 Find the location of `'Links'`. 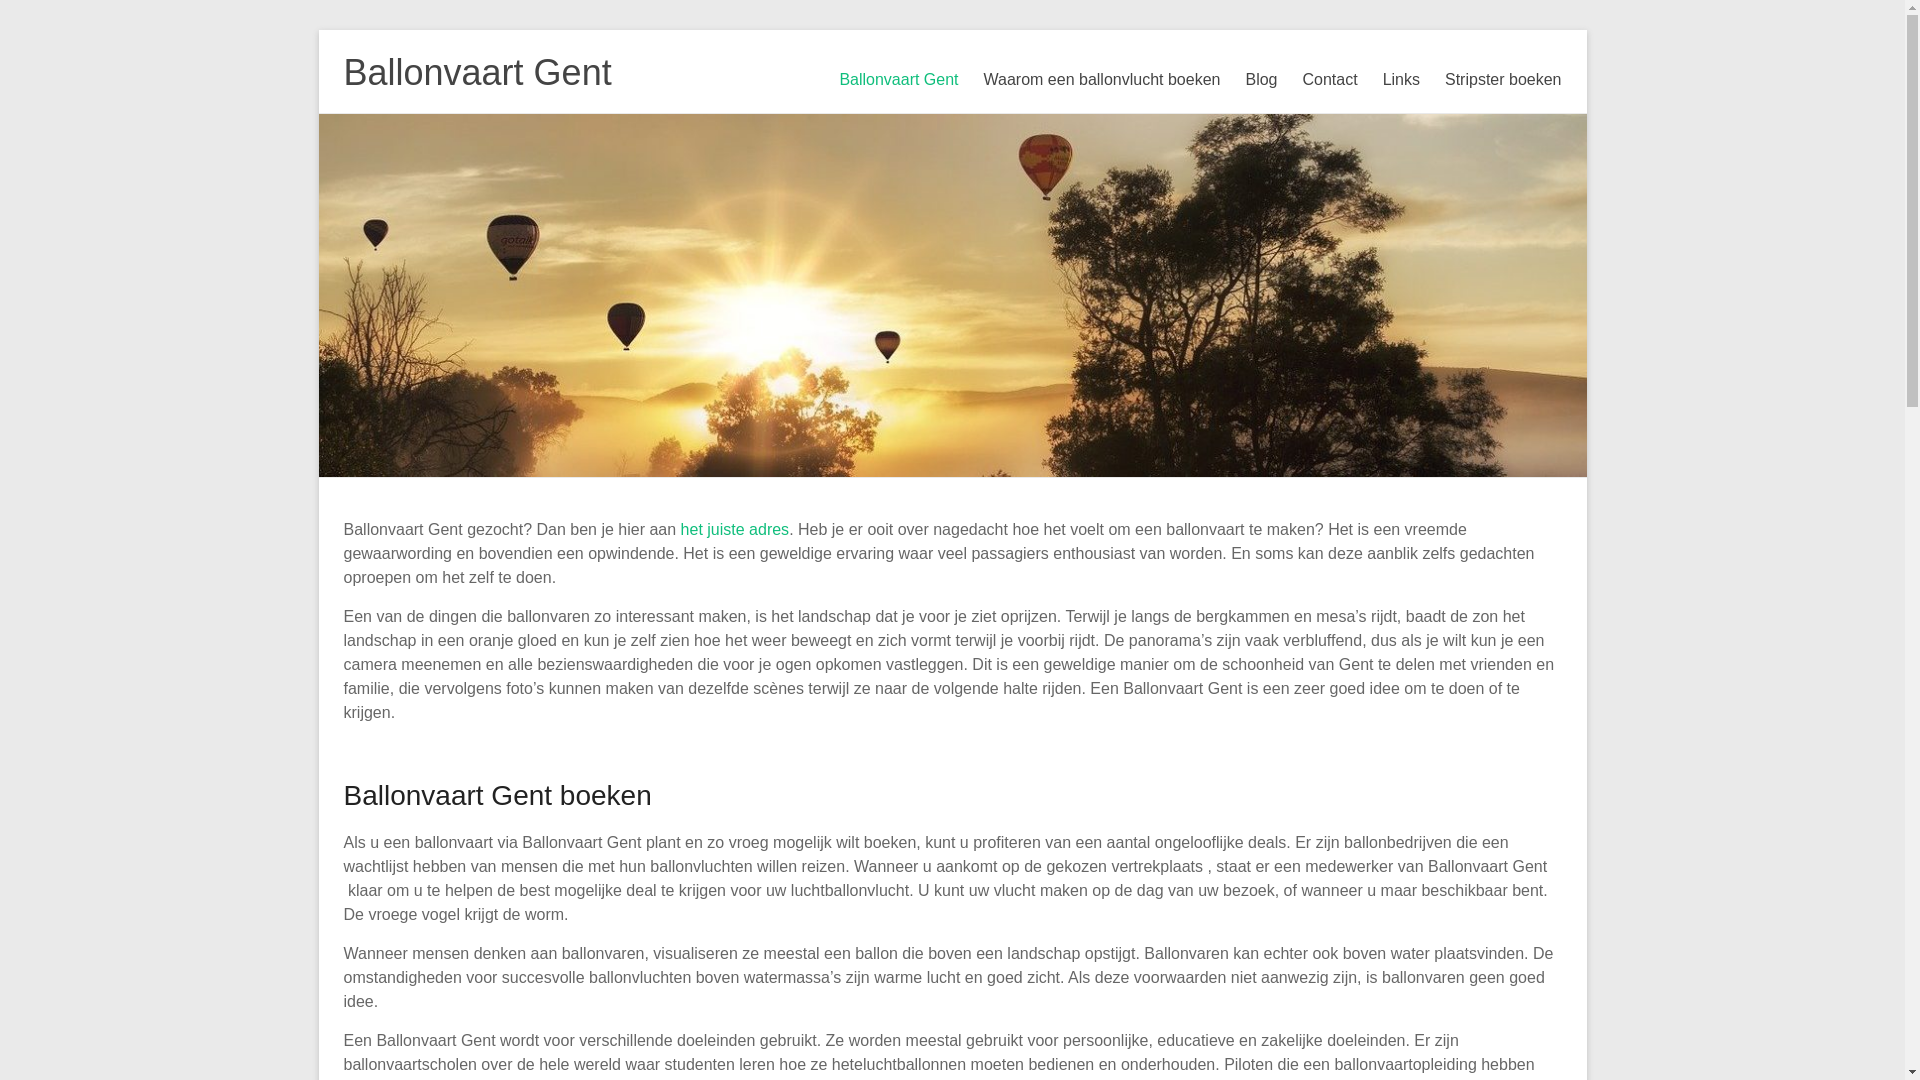

'Links' is located at coordinates (1381, 79).